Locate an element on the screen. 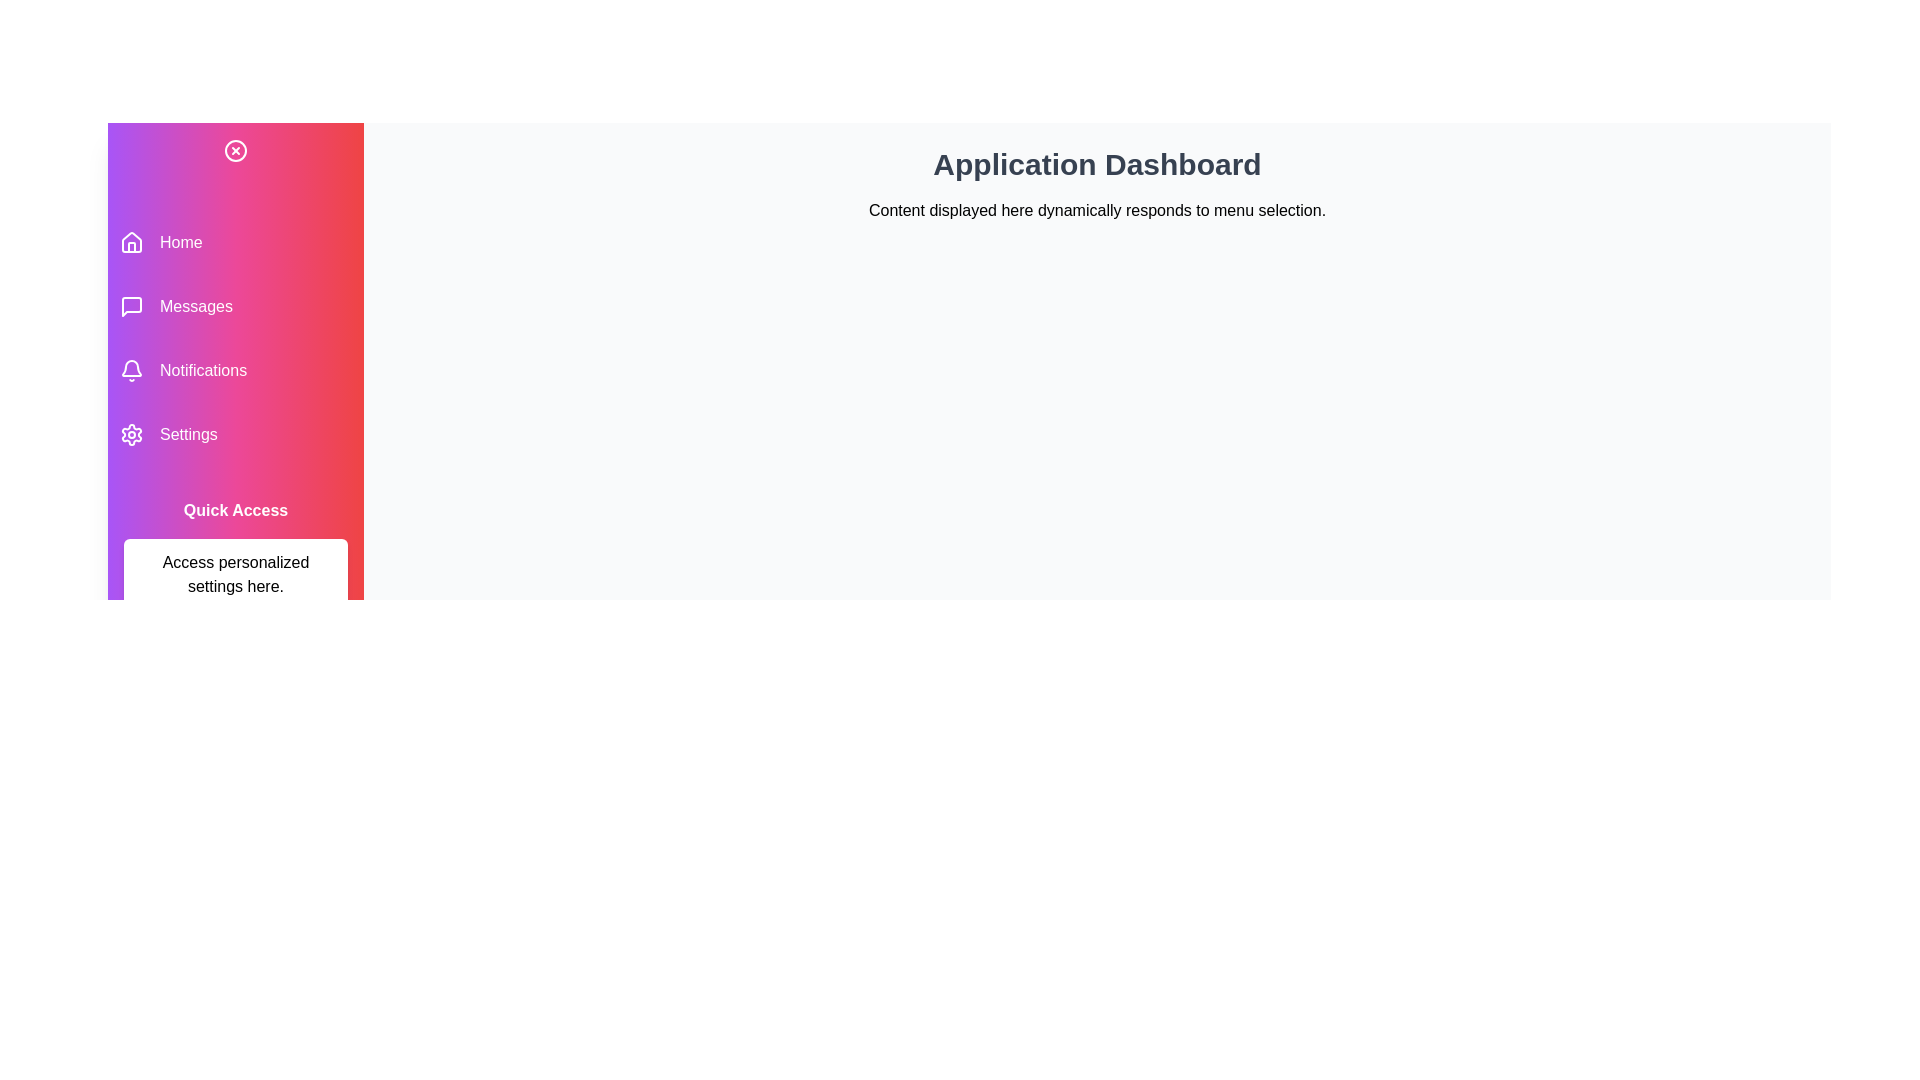 This screenshot has height=1080, width=1920. the descriptive text area in the main content section to focus on it is located at coordinates (1096, 211).